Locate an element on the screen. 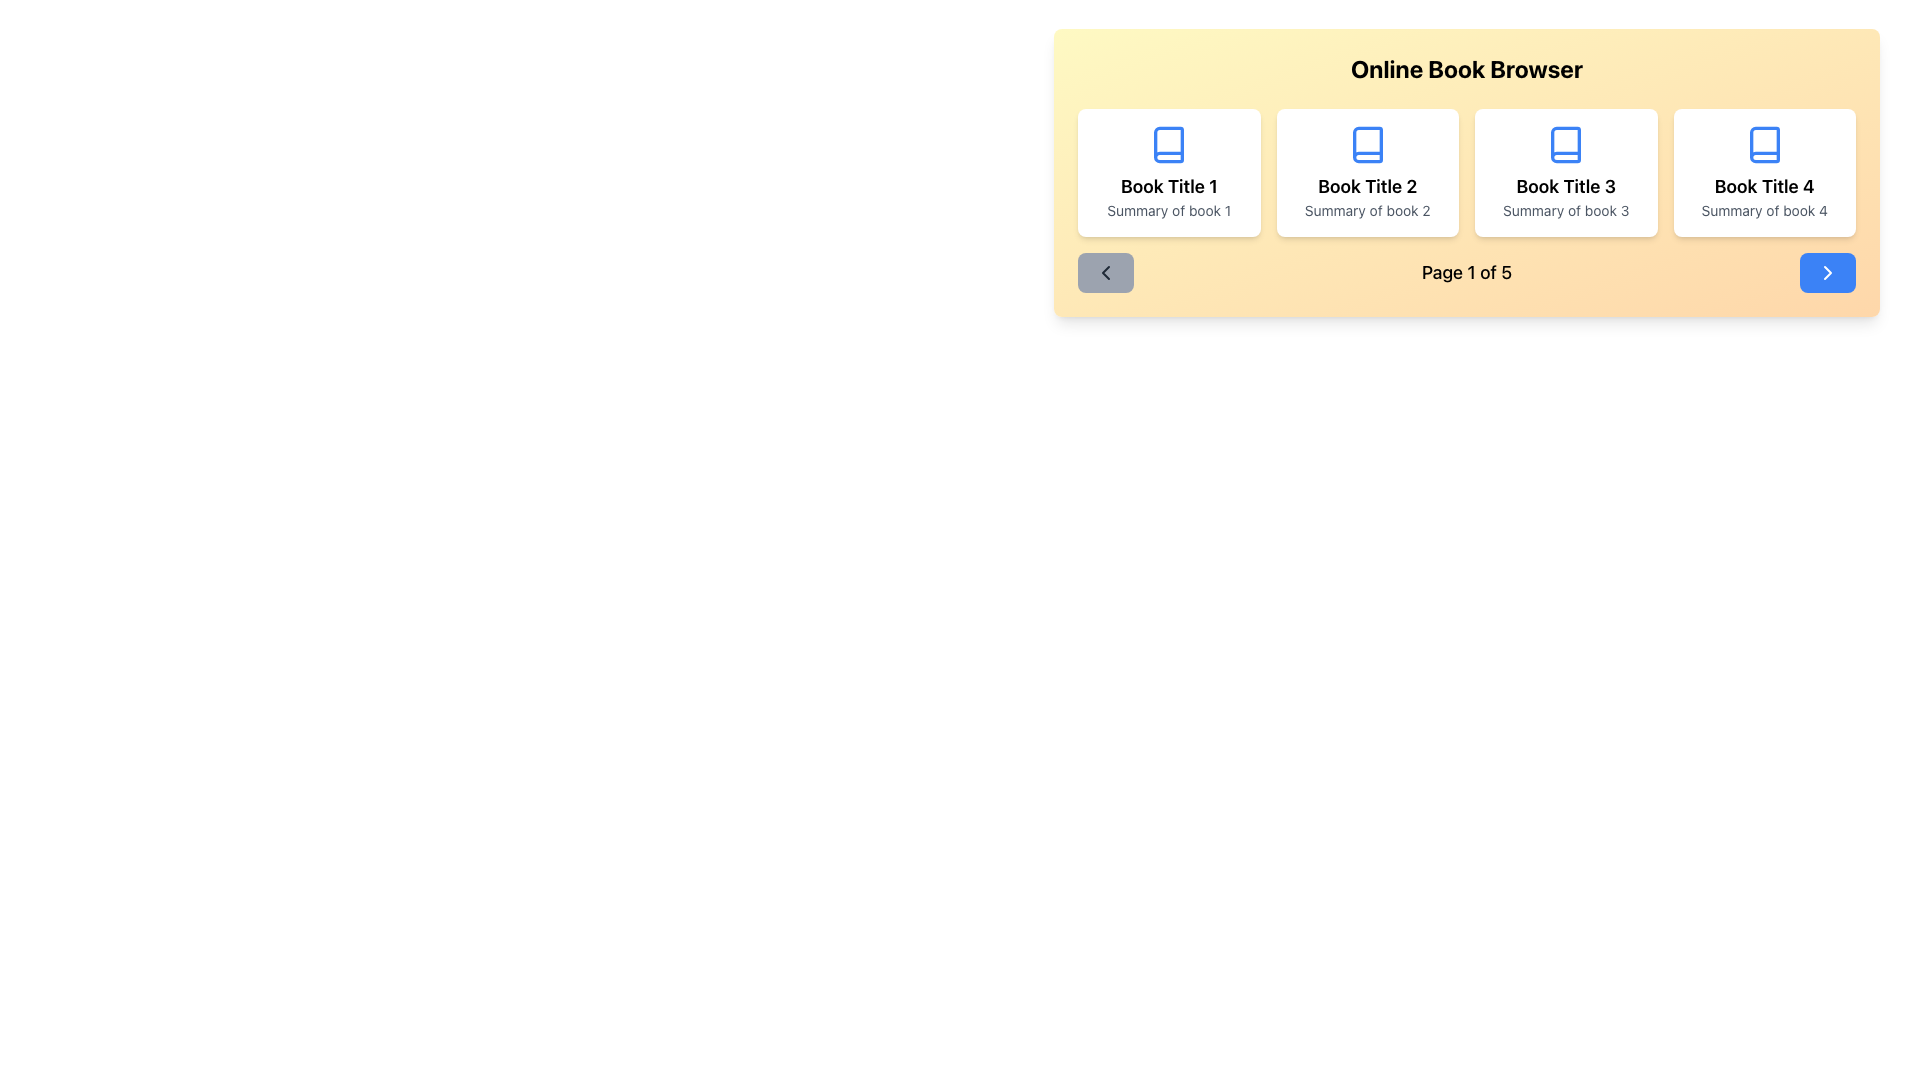  the icon representing the second book is located at coordinates (1366, 144).